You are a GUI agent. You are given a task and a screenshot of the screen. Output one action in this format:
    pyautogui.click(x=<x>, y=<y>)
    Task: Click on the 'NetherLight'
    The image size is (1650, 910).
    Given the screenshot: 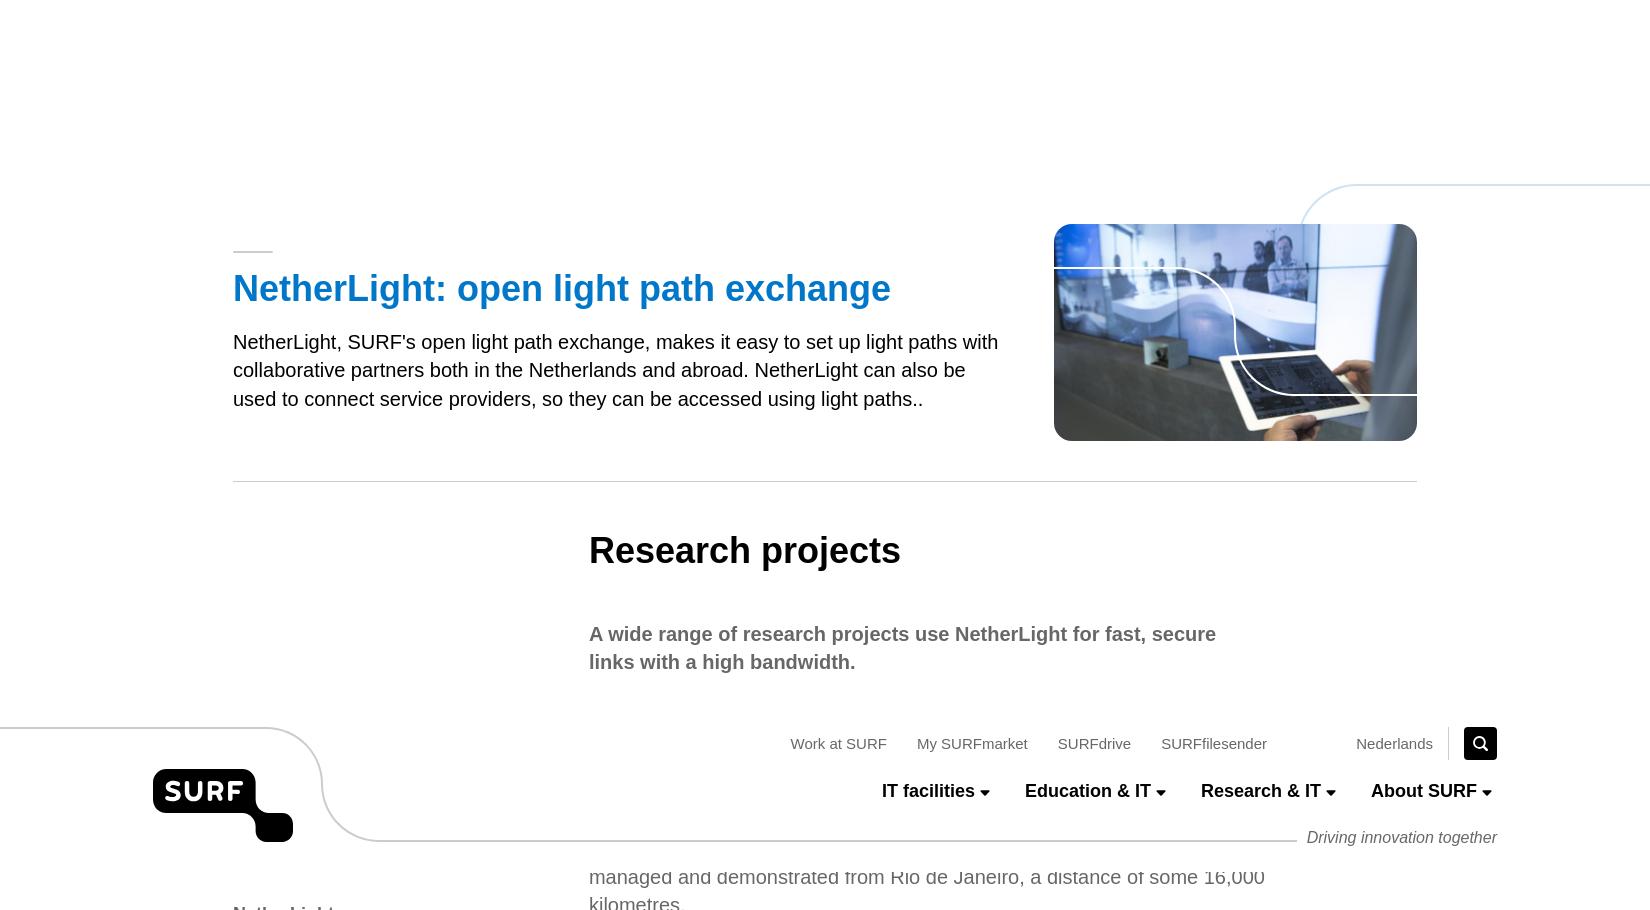 What is the action you would take?
    pyautogui.click(x=283, y=201)
    